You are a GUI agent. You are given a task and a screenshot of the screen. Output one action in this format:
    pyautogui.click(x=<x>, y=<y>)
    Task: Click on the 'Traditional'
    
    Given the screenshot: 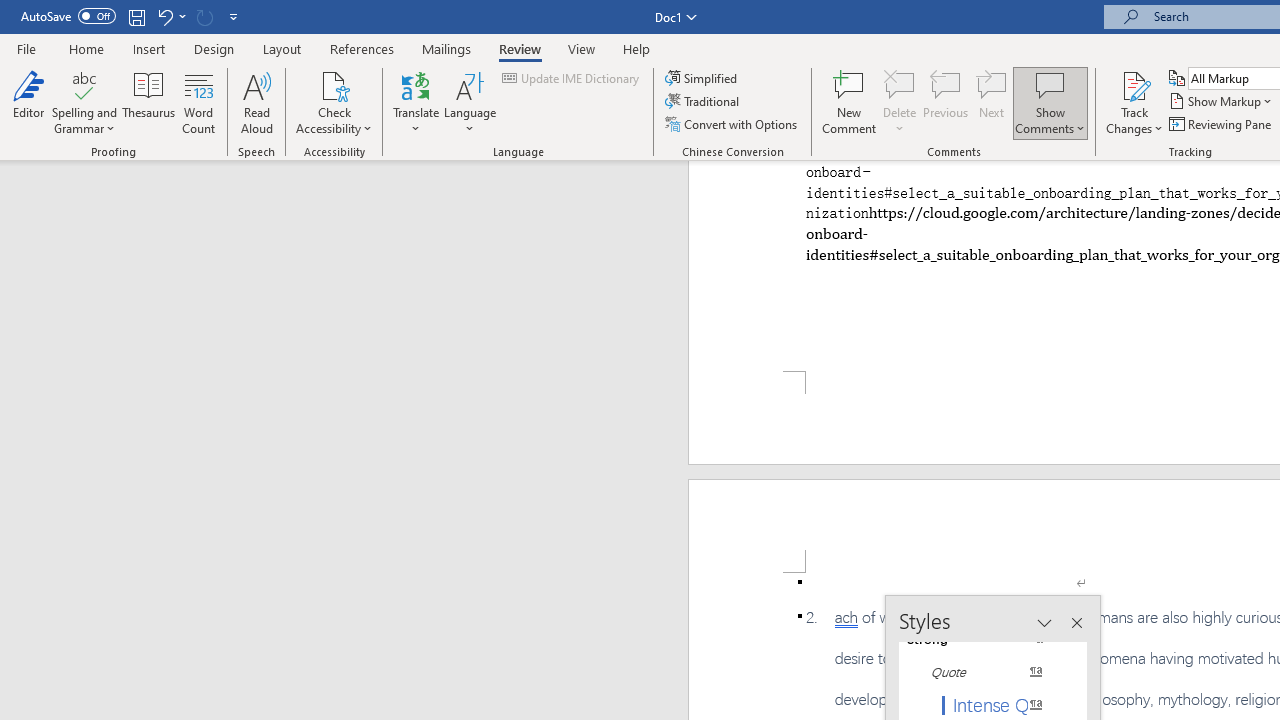 What is the action you would take?
    pyautogui.click(x=704, y=101)
    